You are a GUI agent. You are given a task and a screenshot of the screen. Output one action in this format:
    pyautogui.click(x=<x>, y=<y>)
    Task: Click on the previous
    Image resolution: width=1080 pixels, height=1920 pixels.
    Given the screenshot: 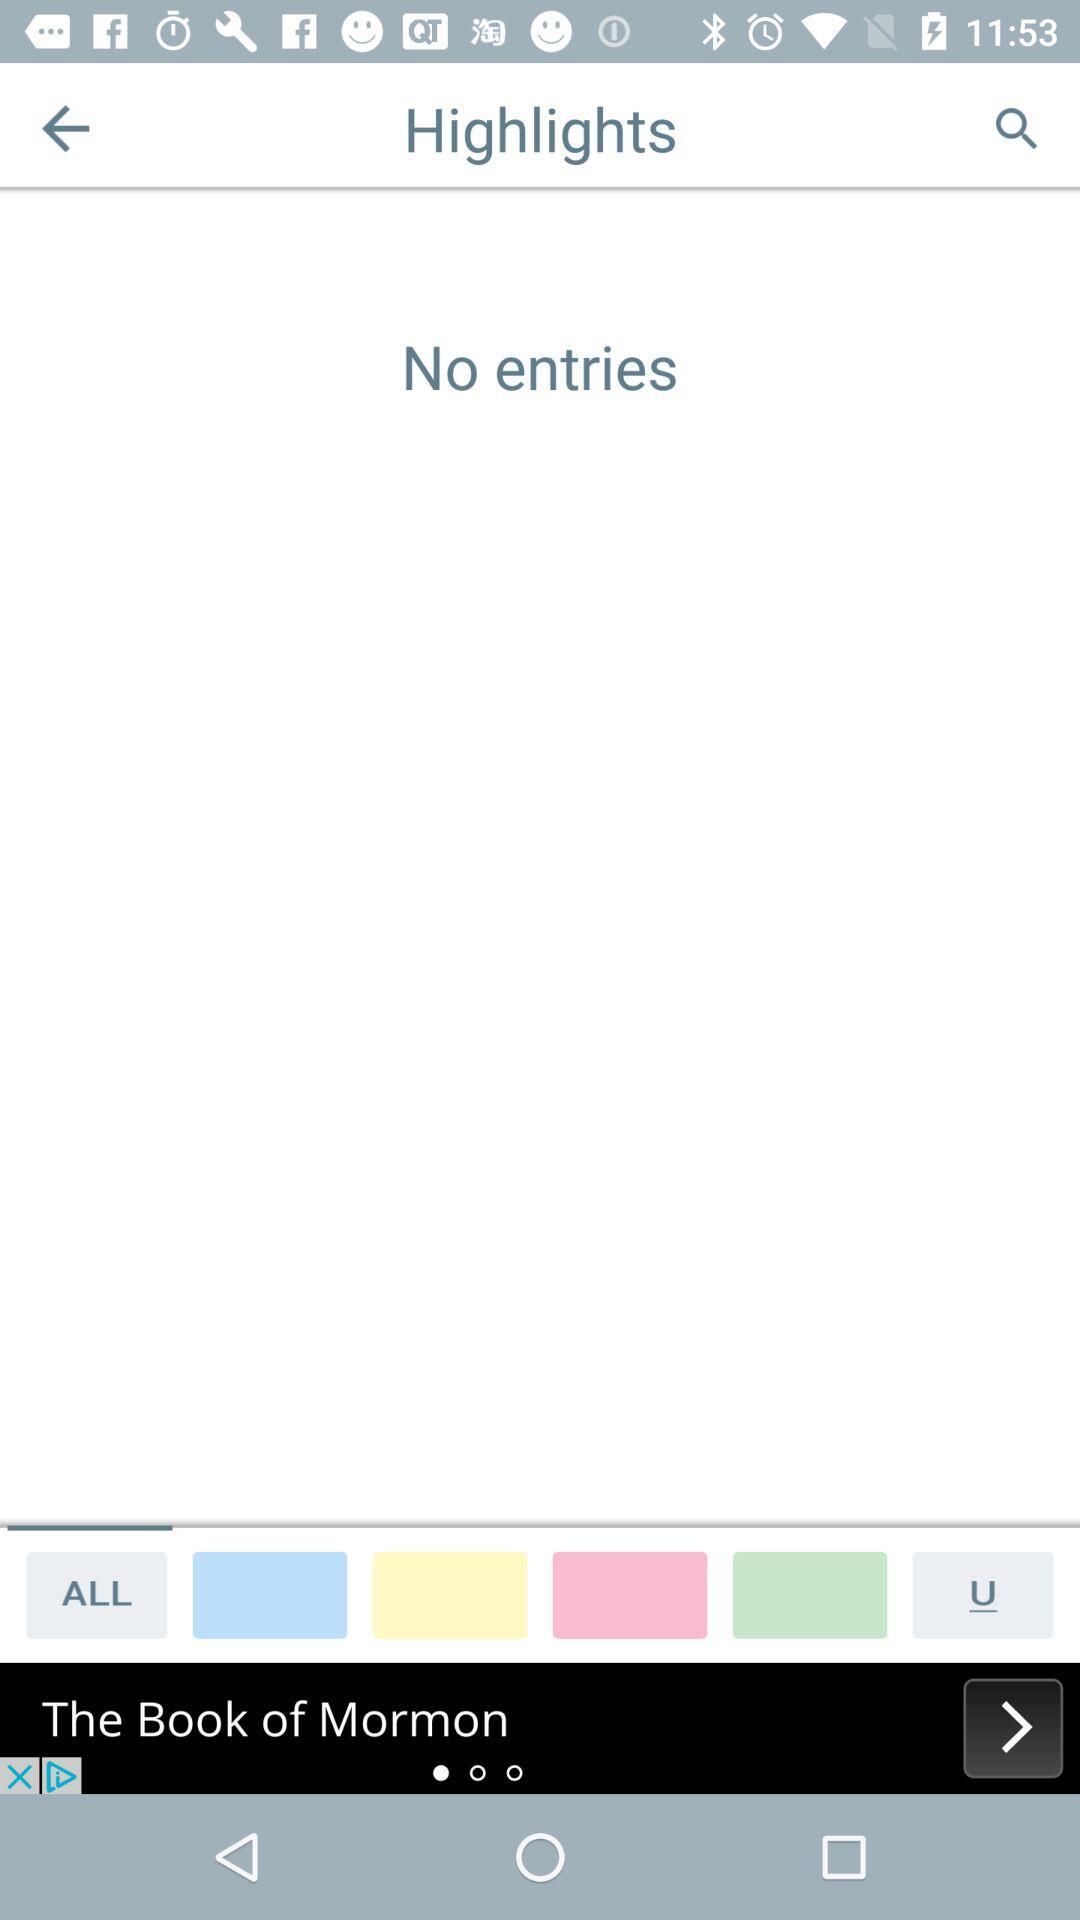 What is the action you would take?
    pyautogui.click(x=64, y=127)
    